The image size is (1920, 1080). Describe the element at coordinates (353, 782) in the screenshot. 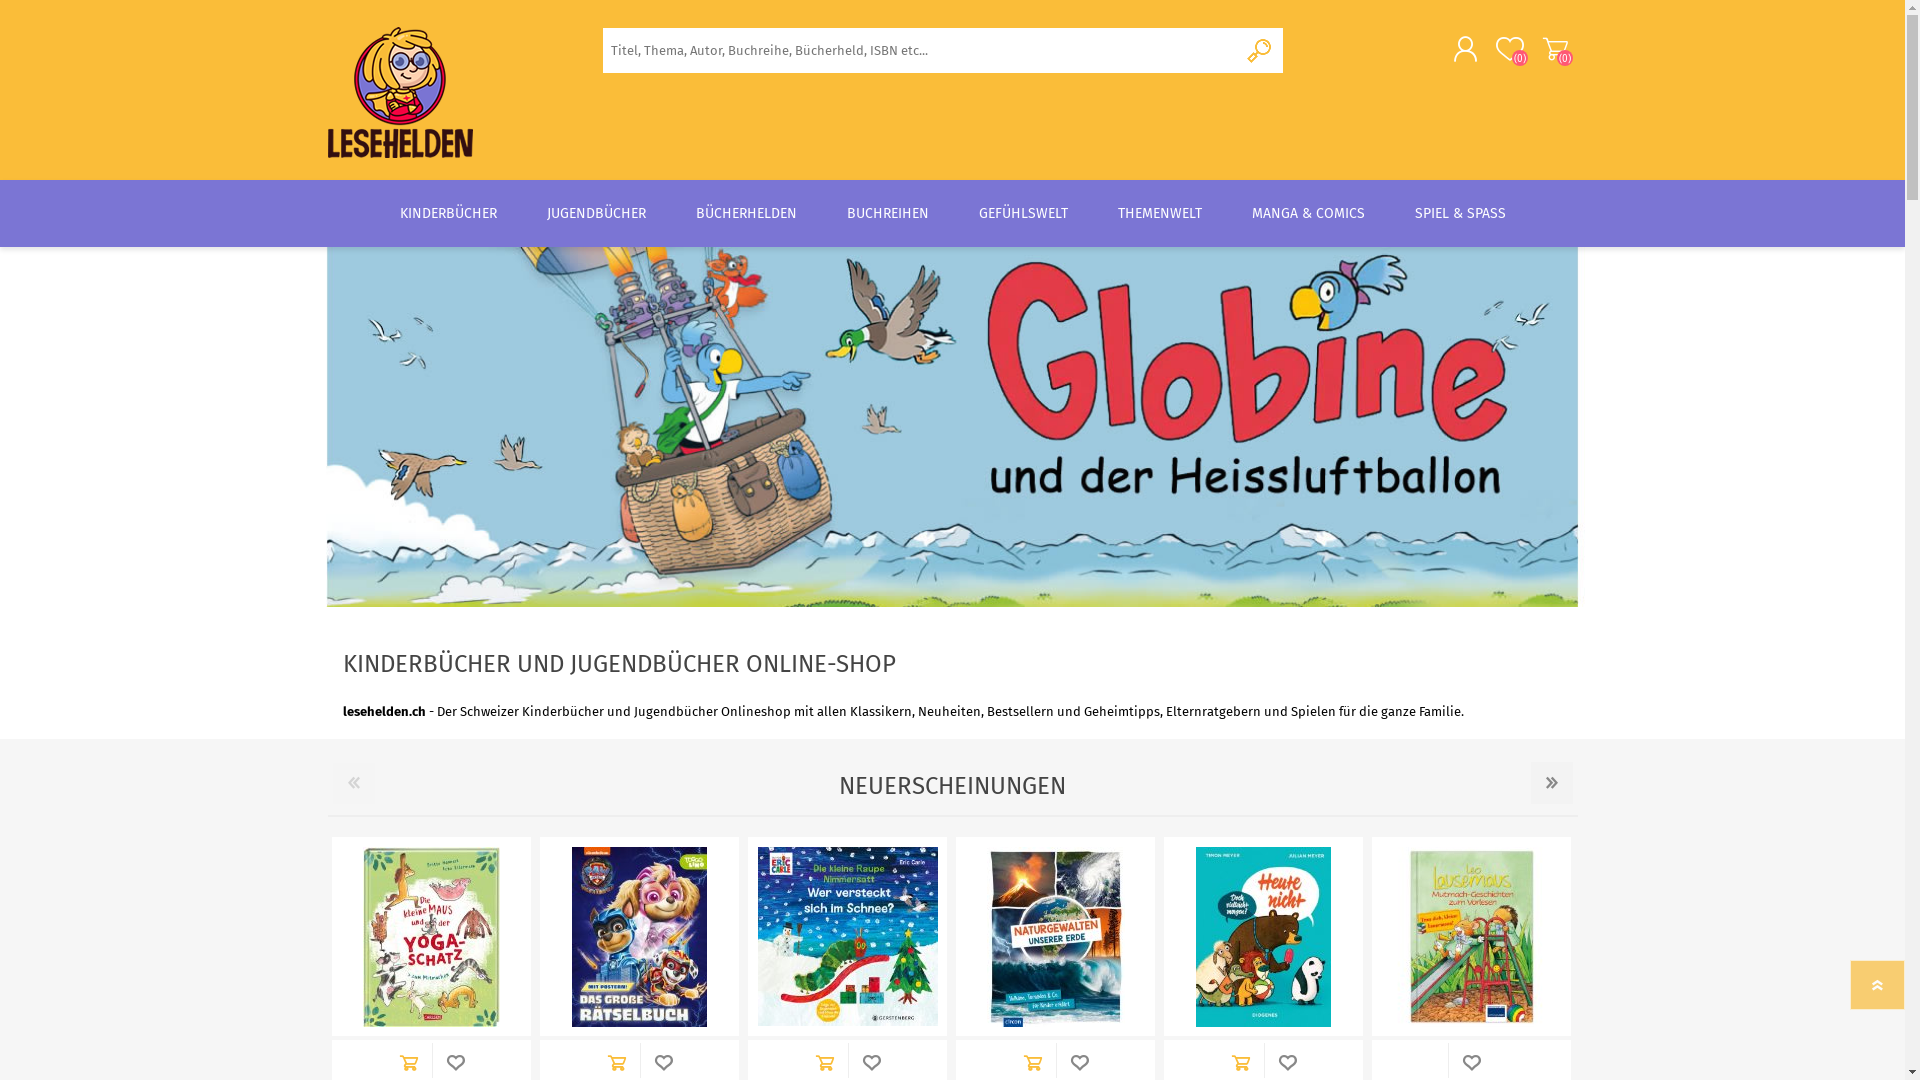

I see `'Previous'` at that location.